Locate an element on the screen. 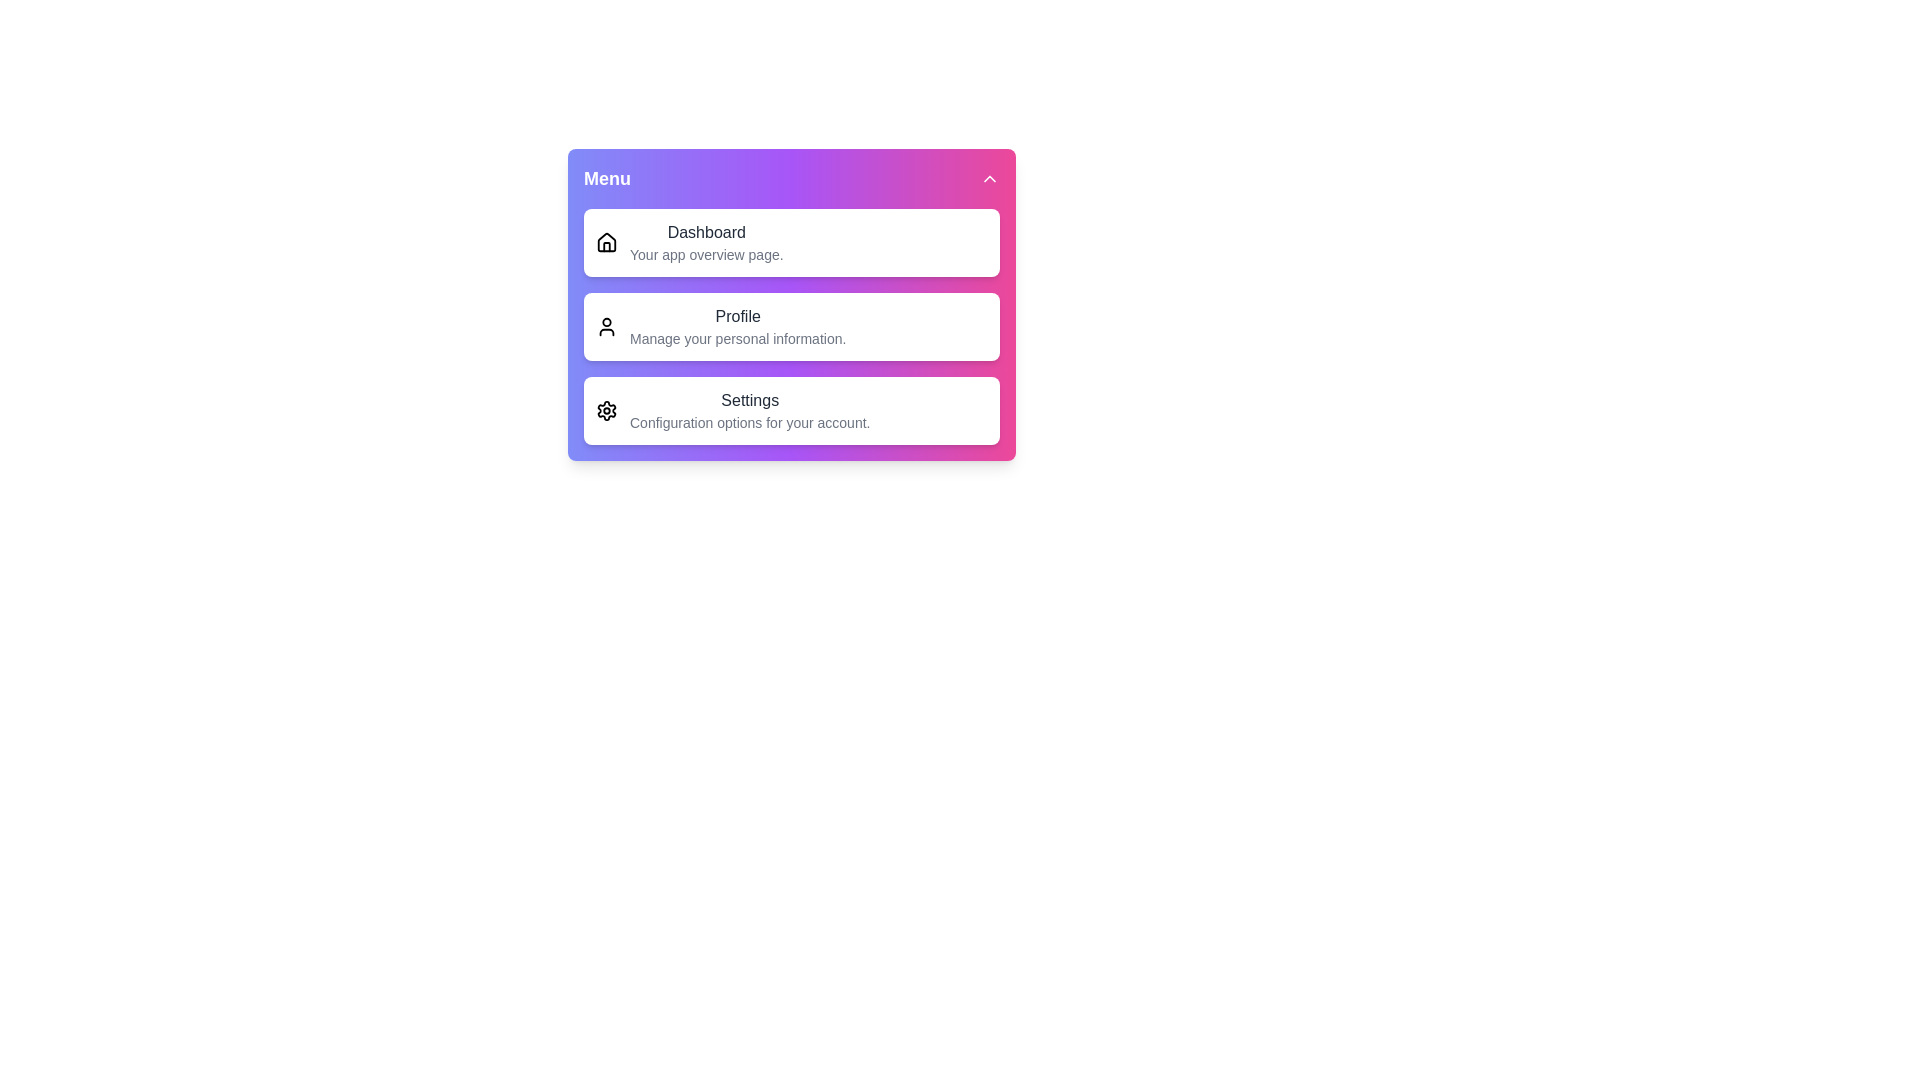 This screenshot has width=1920, height=1080. the 'Profile' menu item is located at coordinates (791, 326).